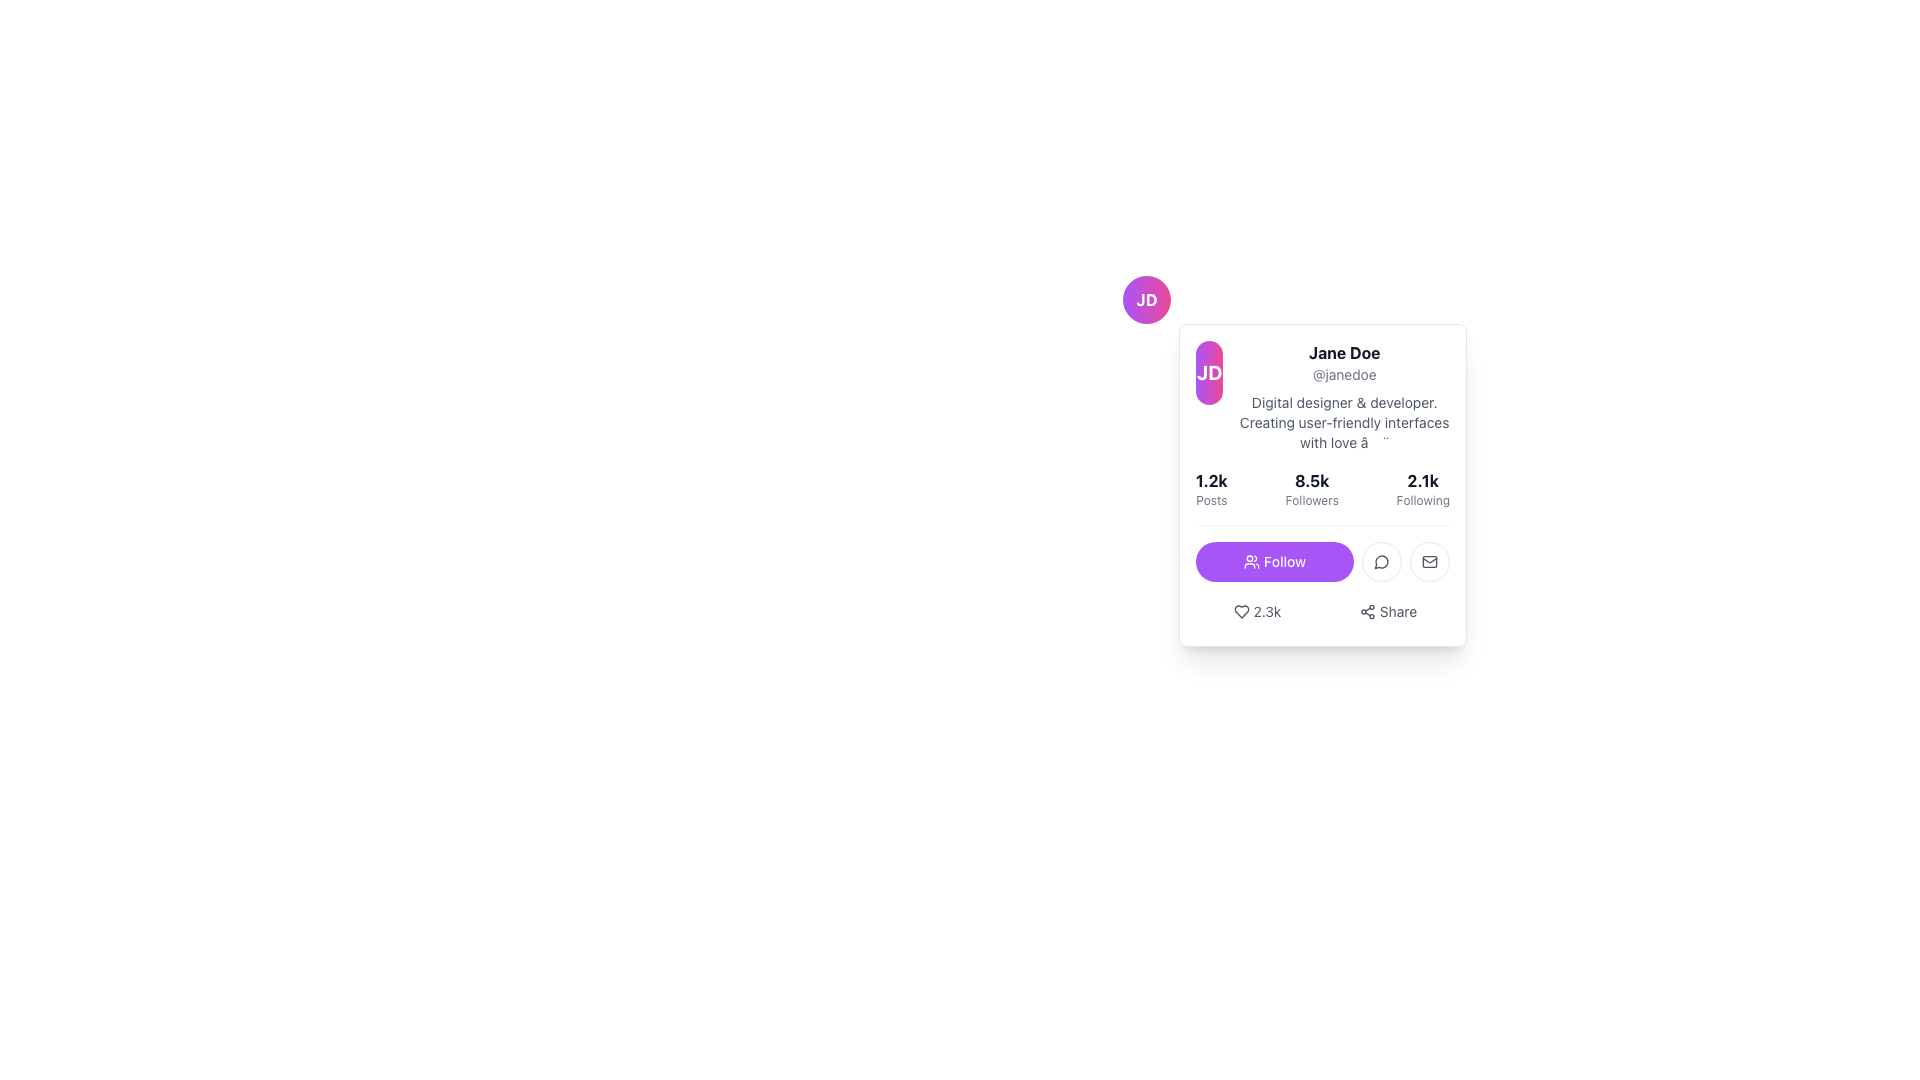 This screenshot has height=1080, width=1920. What do you see at coordinates (1366, 611) in the screenshot?
I see `the 'Share' icon located at the bottom right of the user profile card` at bounding box center [1366, 611].